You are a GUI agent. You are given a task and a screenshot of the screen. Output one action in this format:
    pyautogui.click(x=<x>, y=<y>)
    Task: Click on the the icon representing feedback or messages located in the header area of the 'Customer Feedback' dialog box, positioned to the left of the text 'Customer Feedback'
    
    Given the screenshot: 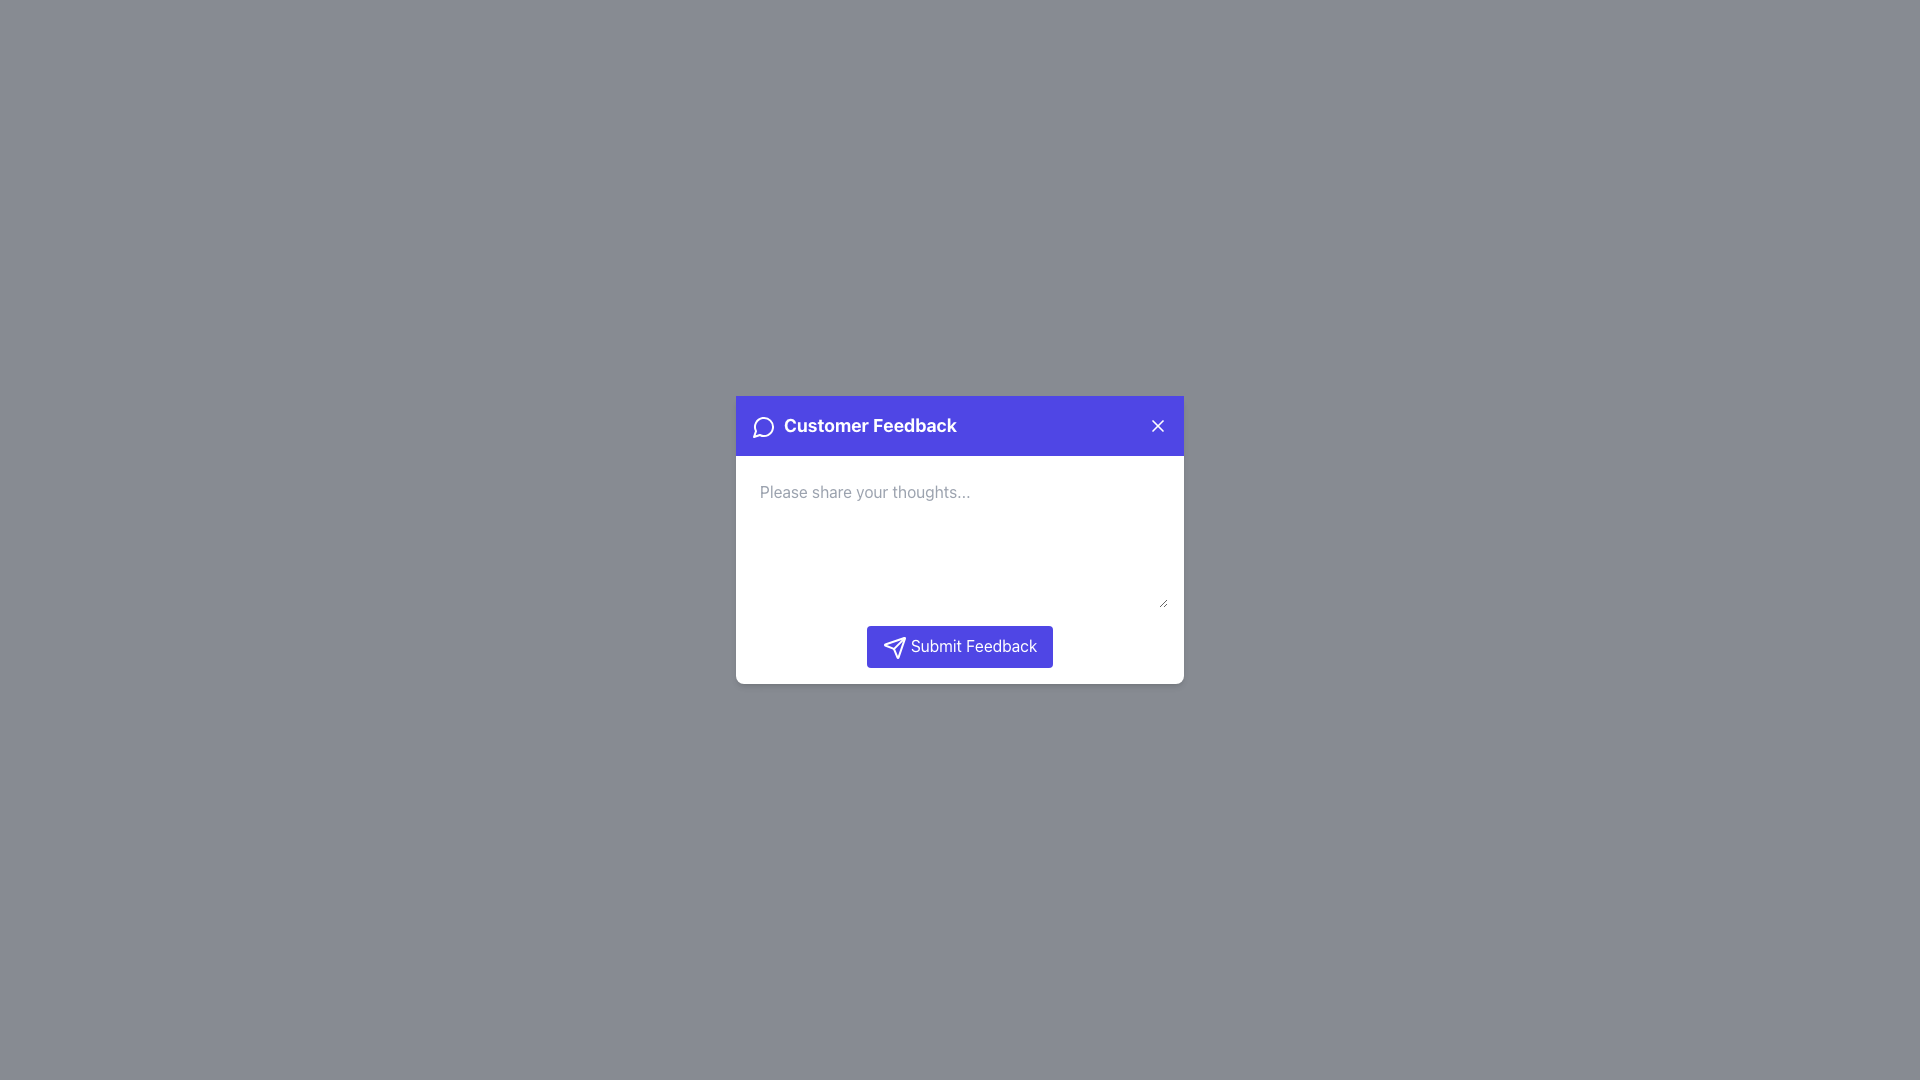 What is the action you would take?
    pyautogui.click(x=762, y=426)
    